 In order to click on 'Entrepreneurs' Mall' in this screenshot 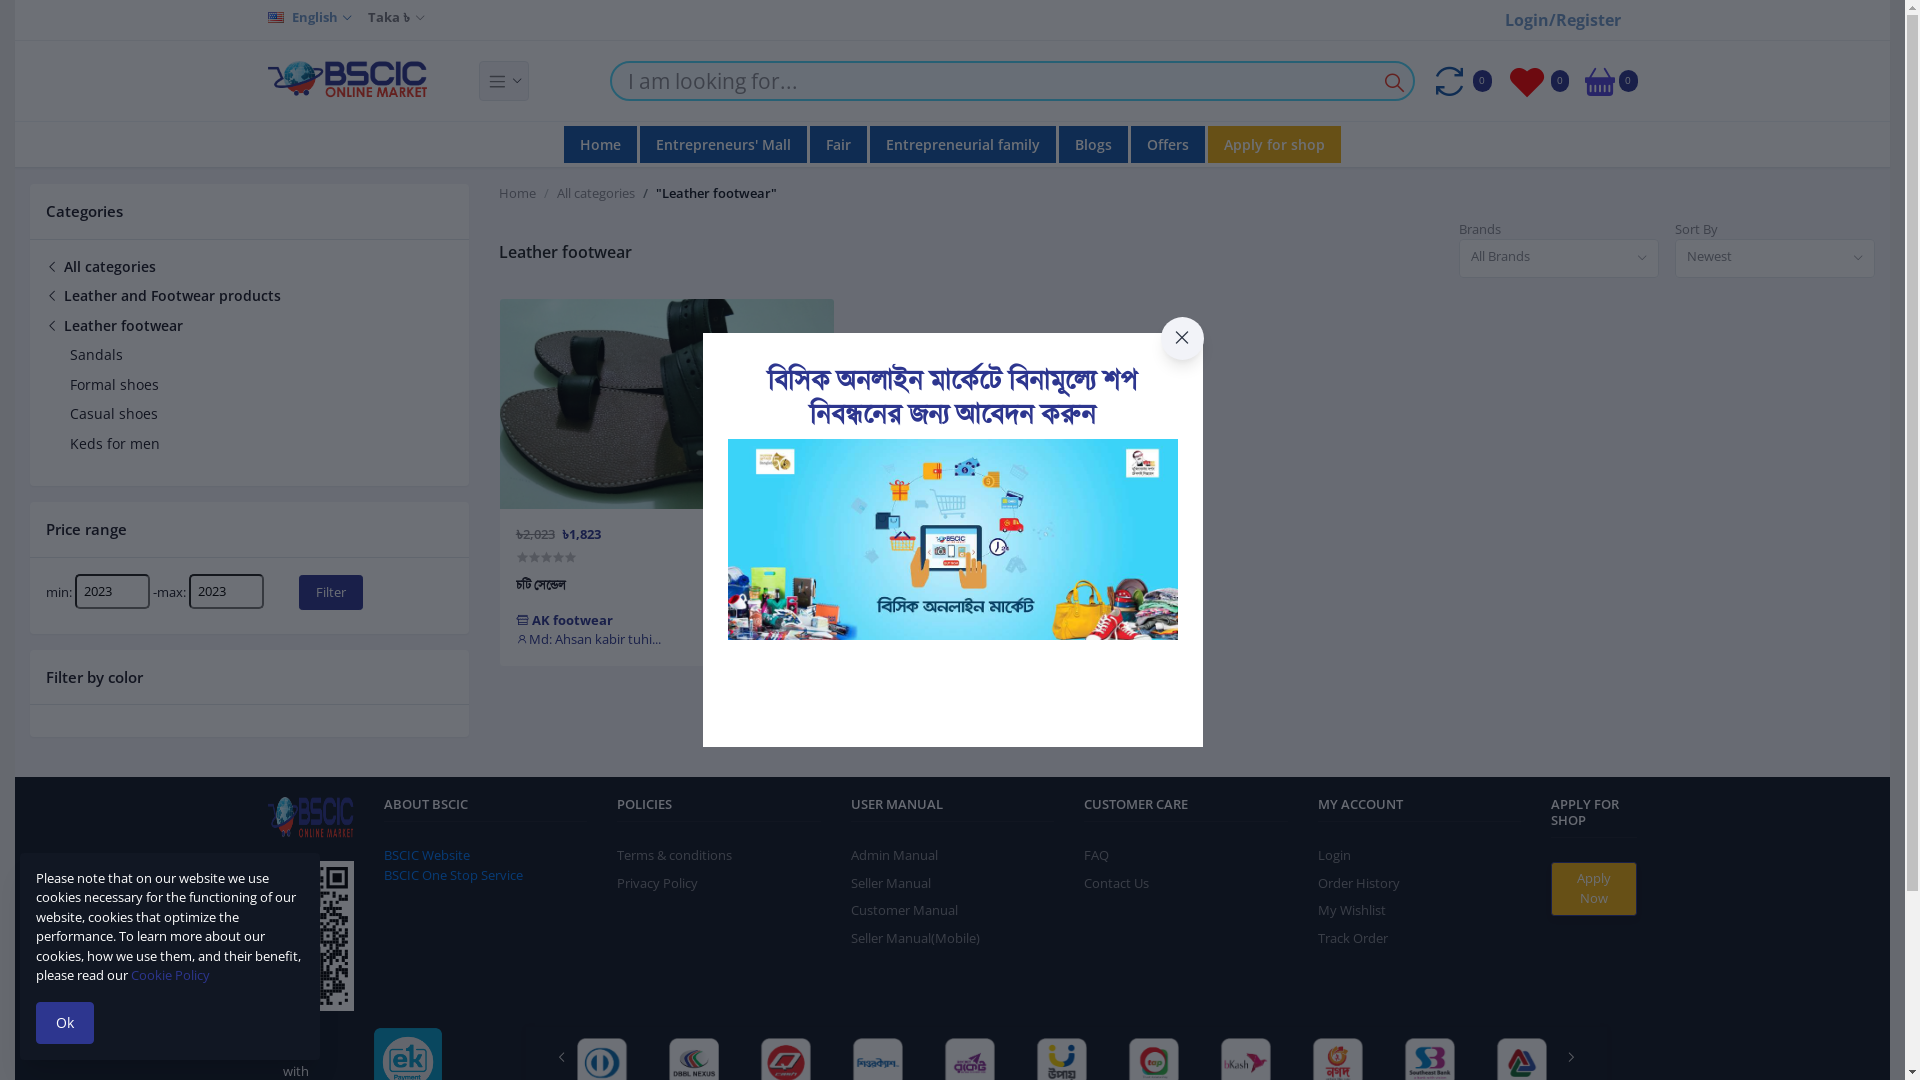, I will do `click(638, 143)`.